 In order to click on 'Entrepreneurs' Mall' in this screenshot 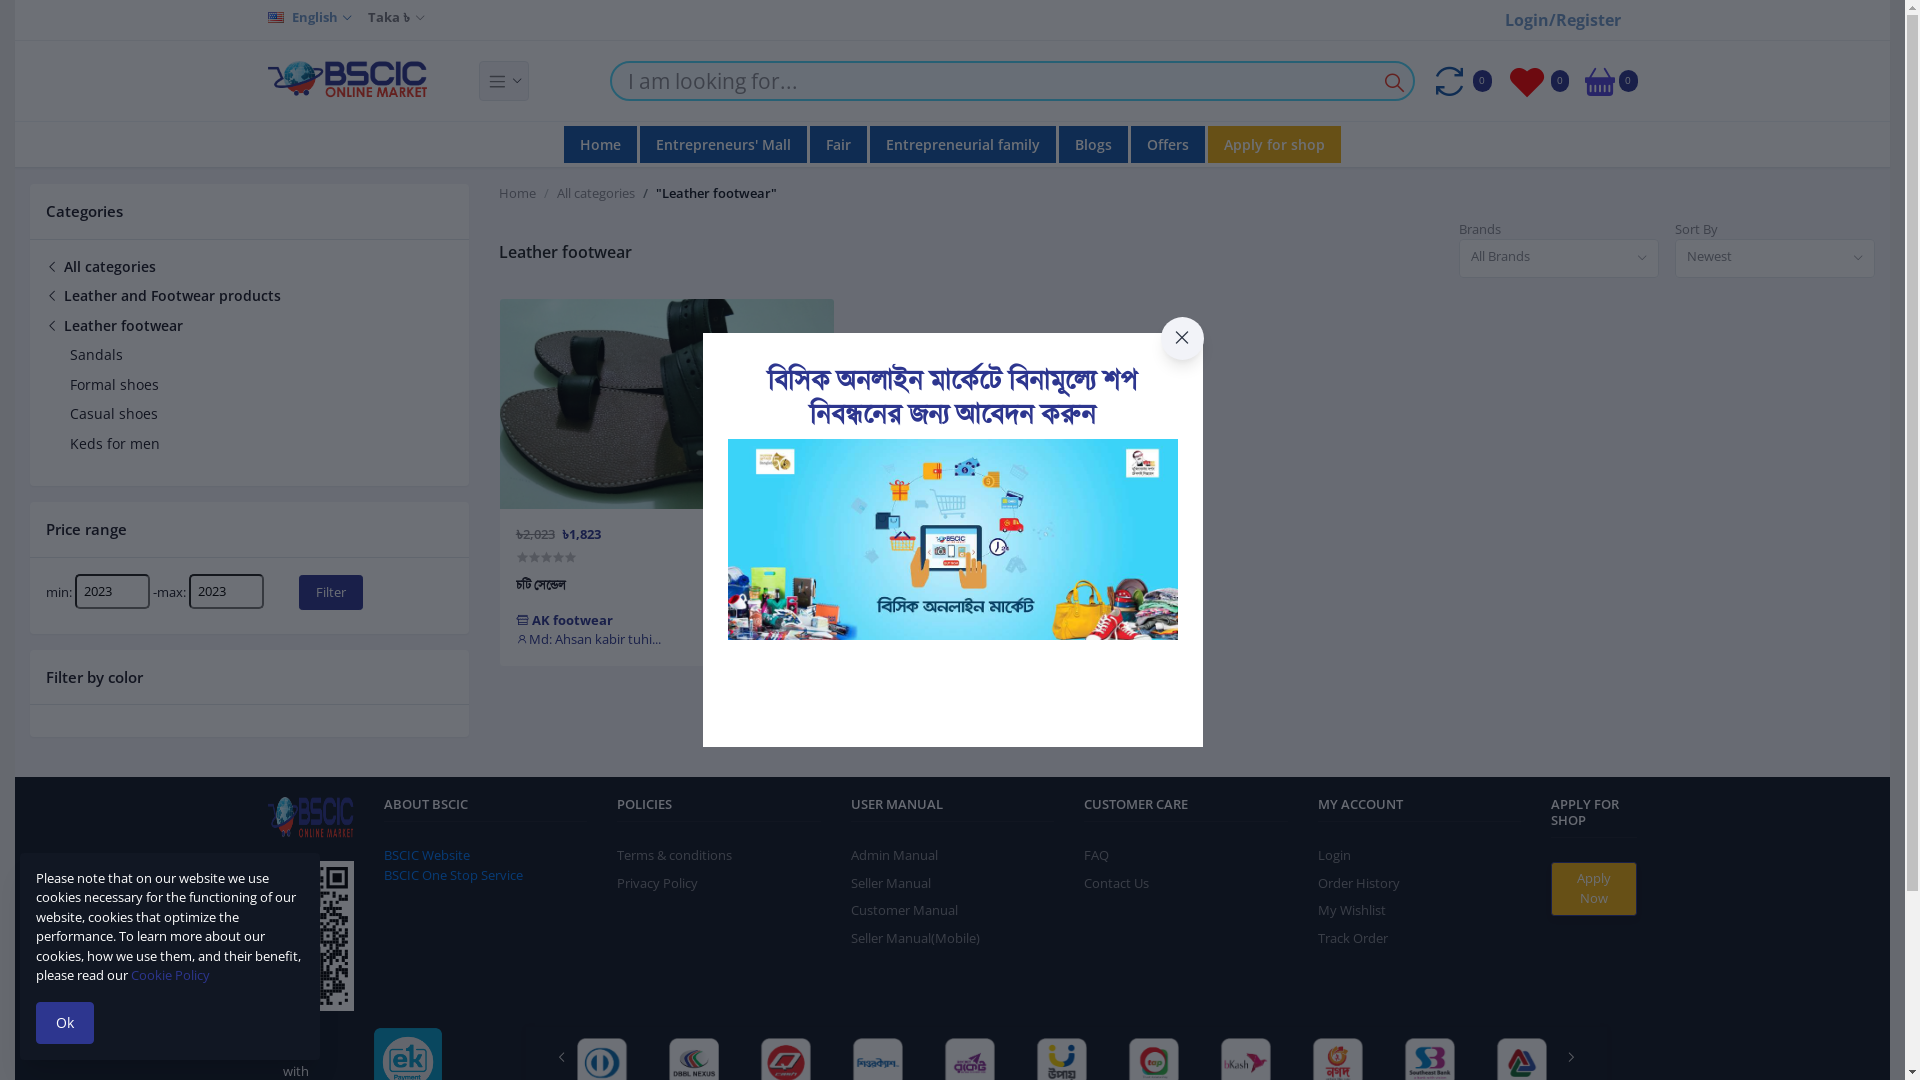, I will do `click(638, 143)`.